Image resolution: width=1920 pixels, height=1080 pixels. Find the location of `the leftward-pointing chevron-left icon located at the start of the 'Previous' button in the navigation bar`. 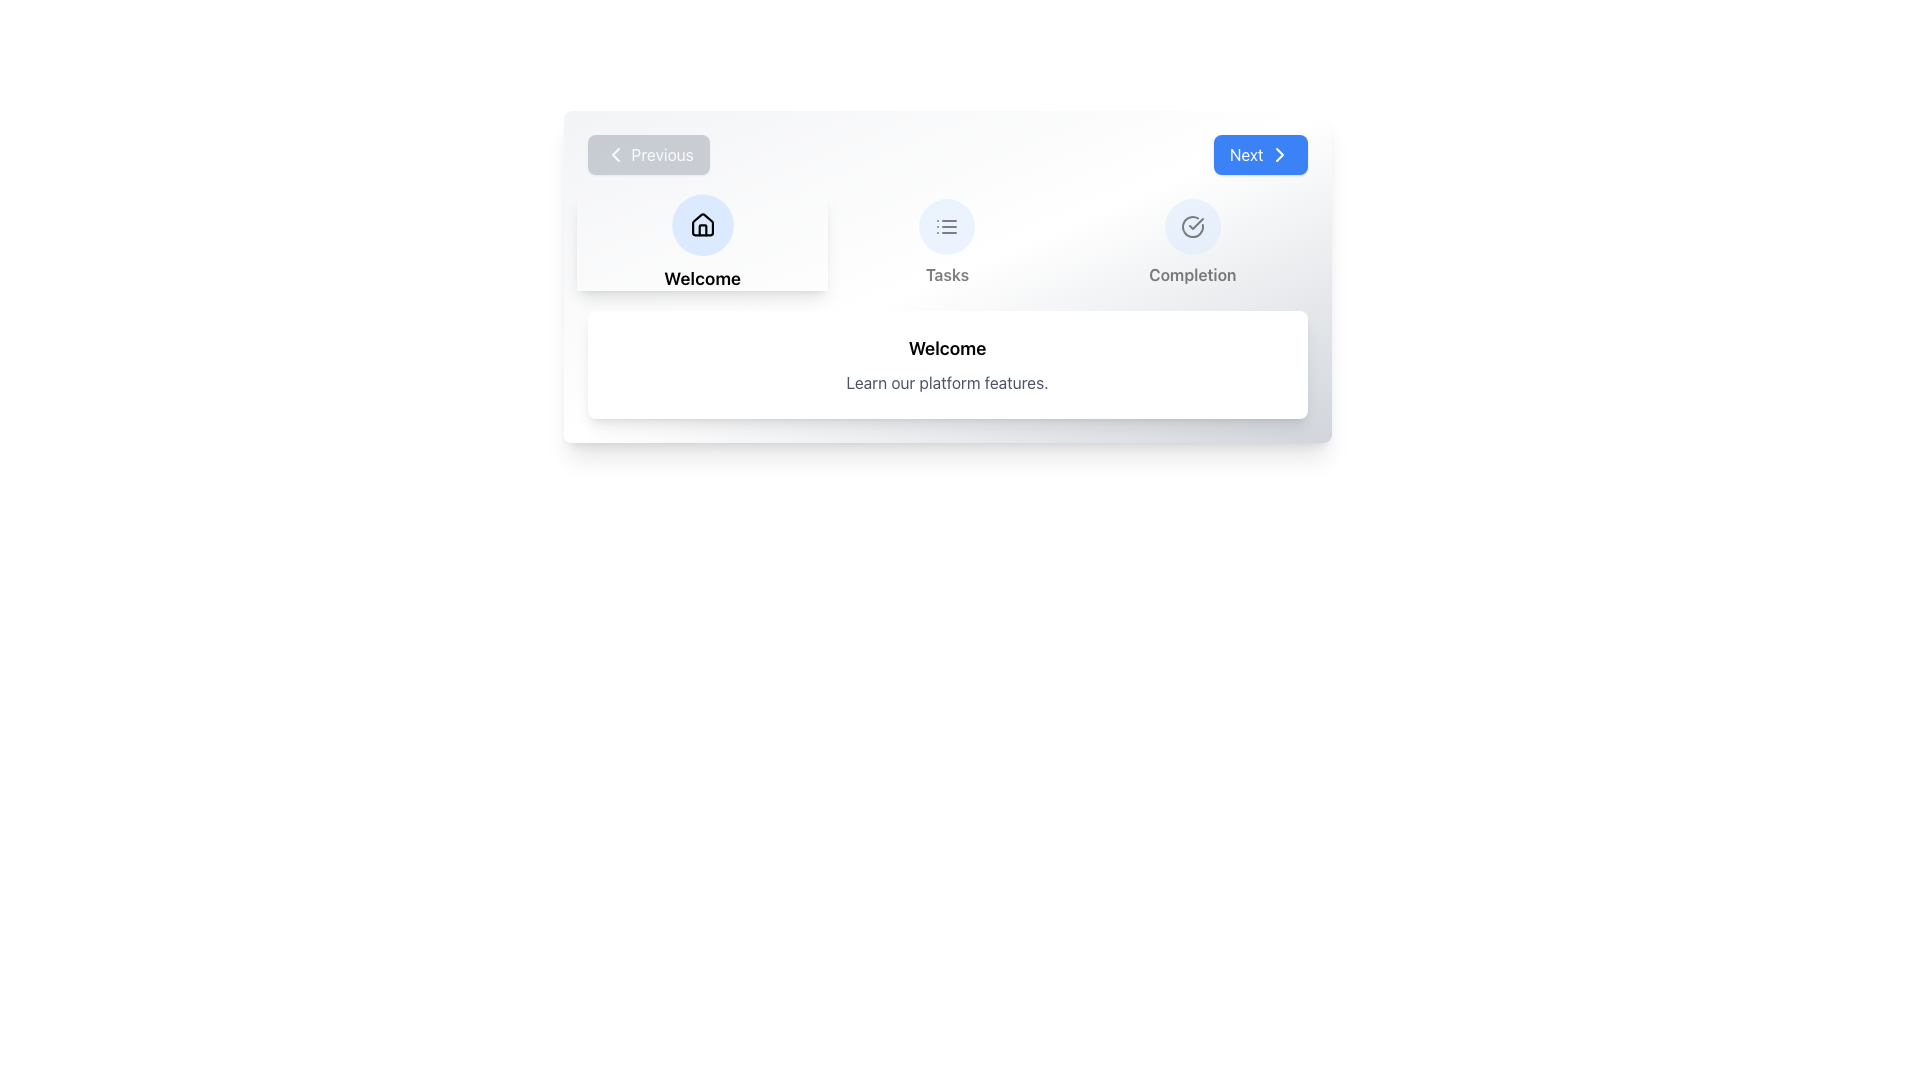

the leftward-pointing chevron-left icon located at the start of the 'Previous' button in the navigation bar is located at coordinates (614, 153).